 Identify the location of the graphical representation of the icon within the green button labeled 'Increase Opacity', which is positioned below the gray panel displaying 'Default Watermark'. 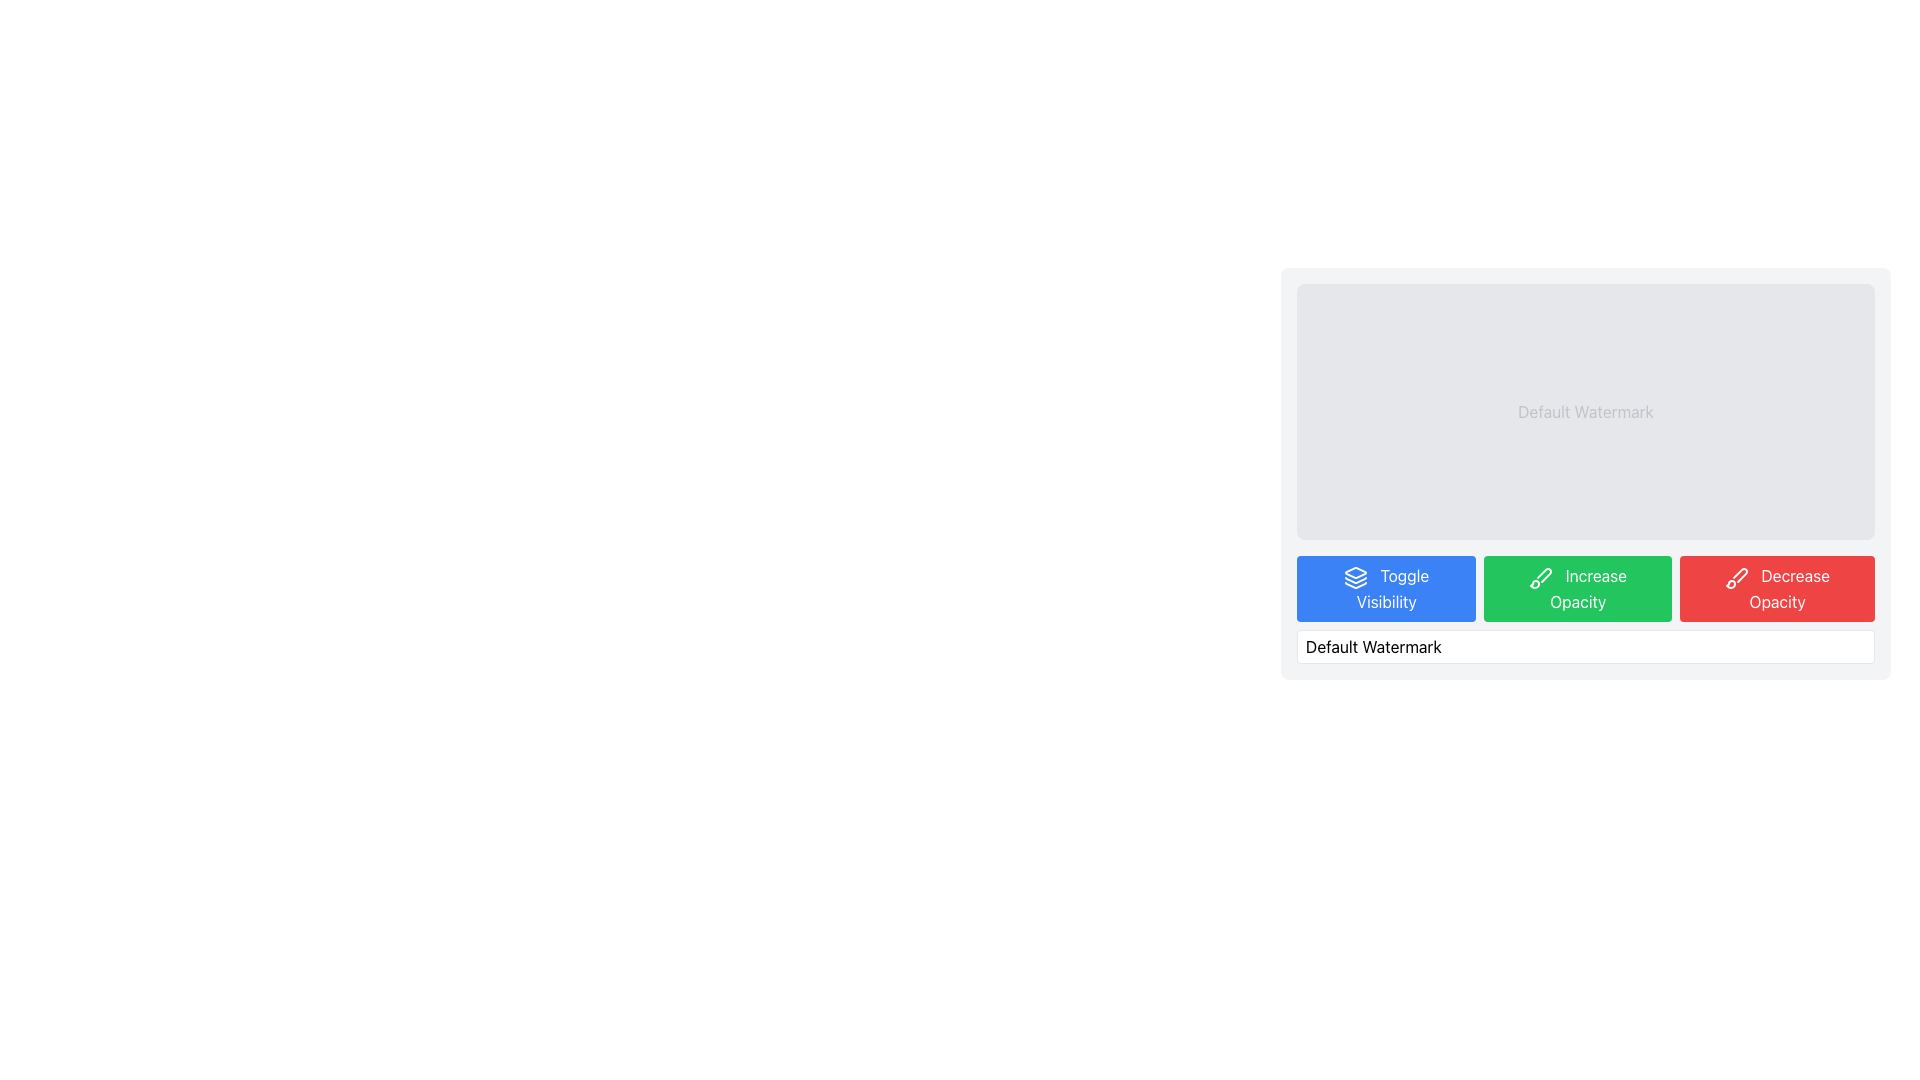
(1540, 577).